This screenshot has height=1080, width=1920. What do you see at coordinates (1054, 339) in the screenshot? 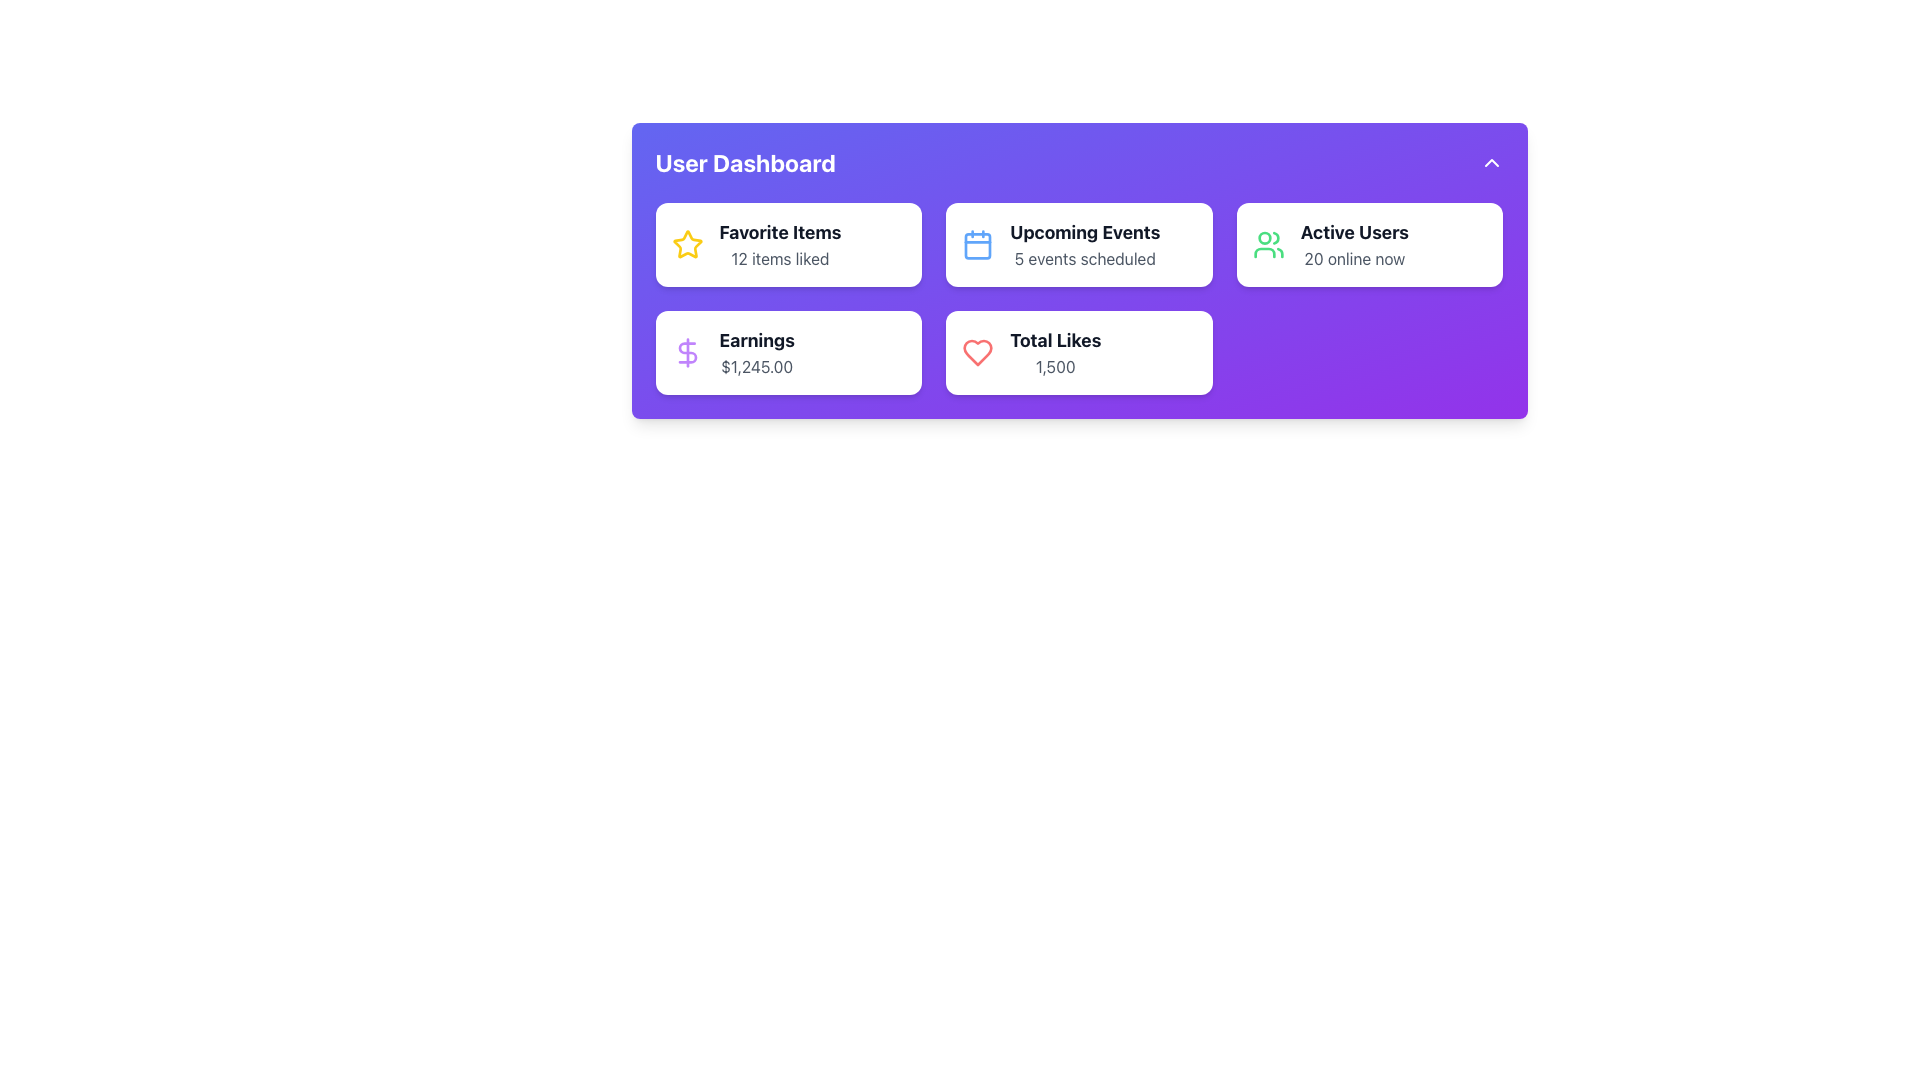
I see `the bold text label reading 'Total Likes', which is located at the top of its card layout, to the right of the heart icon` at bounding box center [1054, 339].